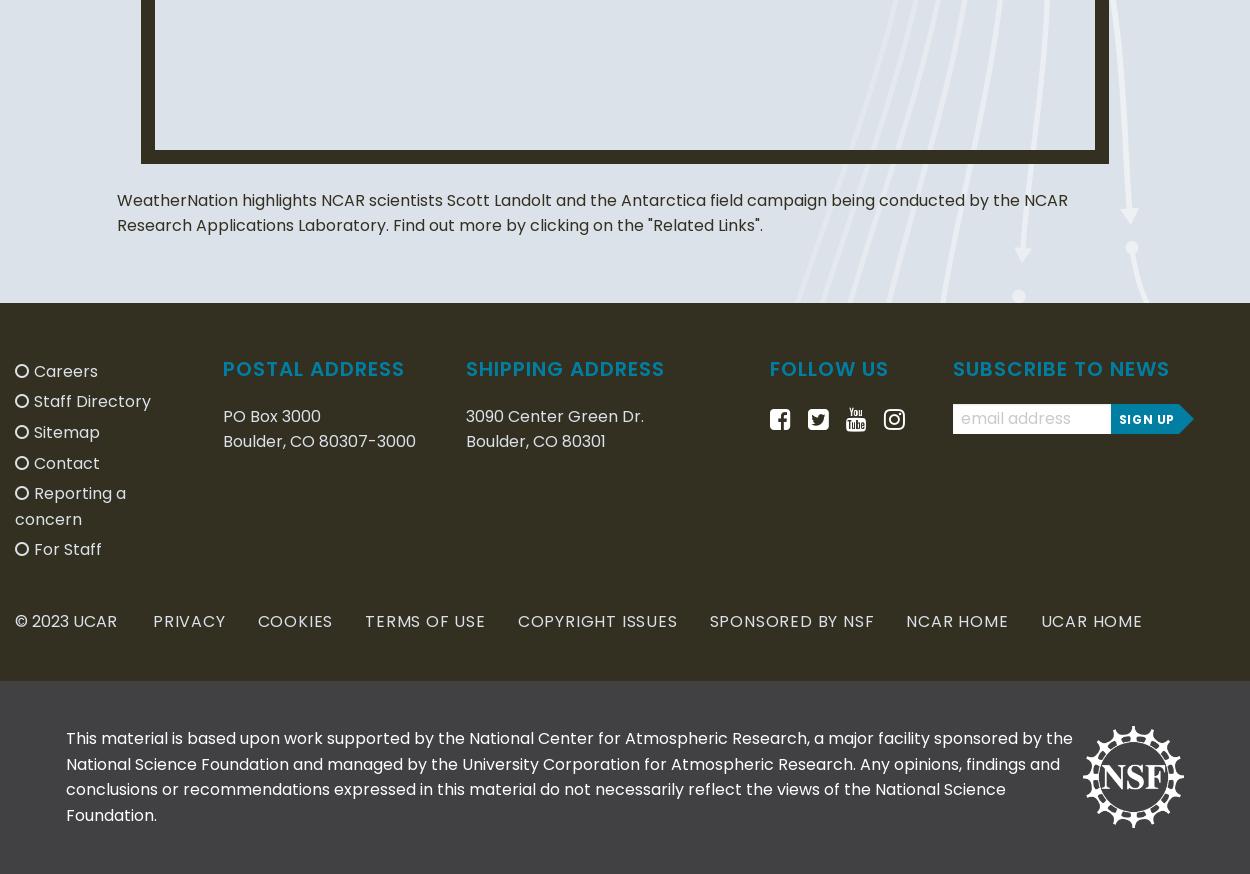 This screenshot has width=1250, height=874. What do you see at coordinates (91, 401) in the screenshot?
I see `'Staff Directory'` at bounding box center [91, 401].